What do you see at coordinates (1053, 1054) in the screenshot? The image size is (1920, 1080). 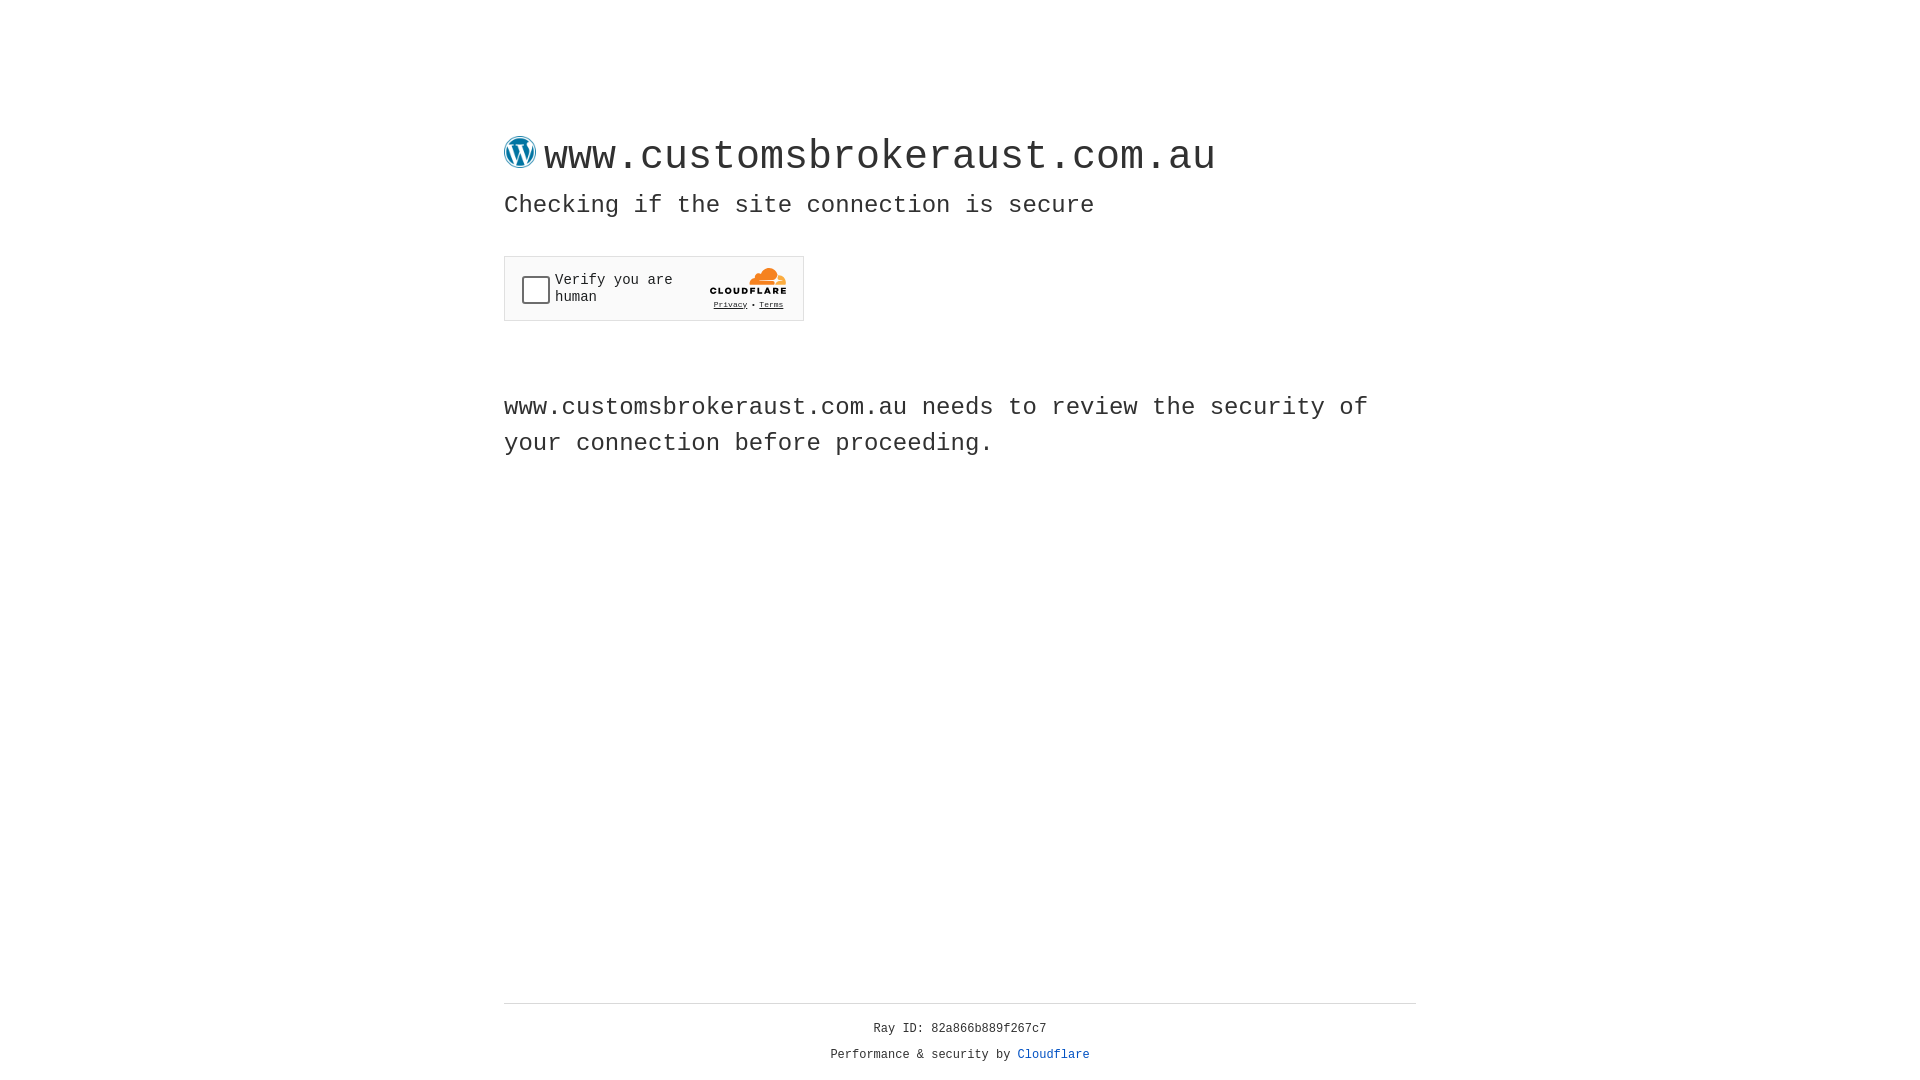 I see `'Cloudflare'` at bounding box center [1053, 1054].